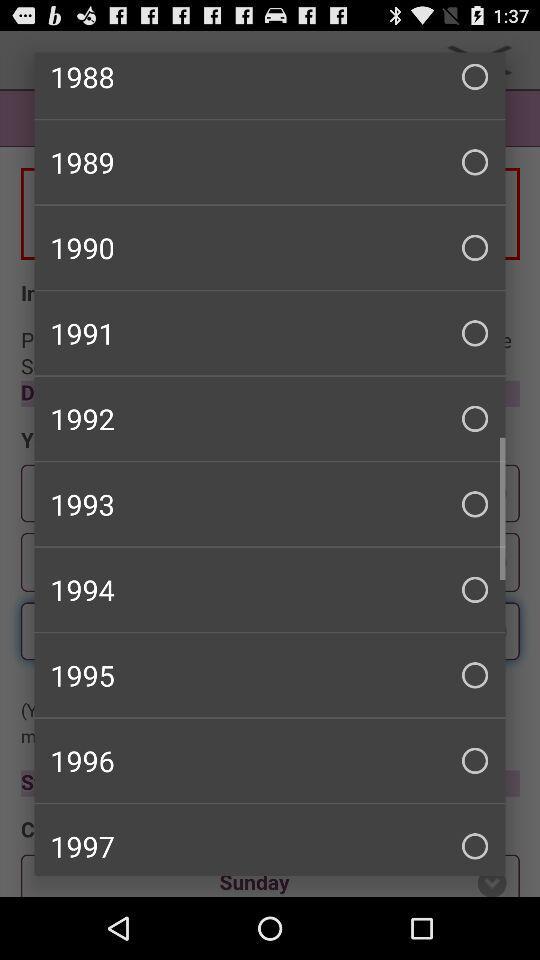 The image size is (540, 960). I want to click on the checkbox below the 1991, so click(270, 417).